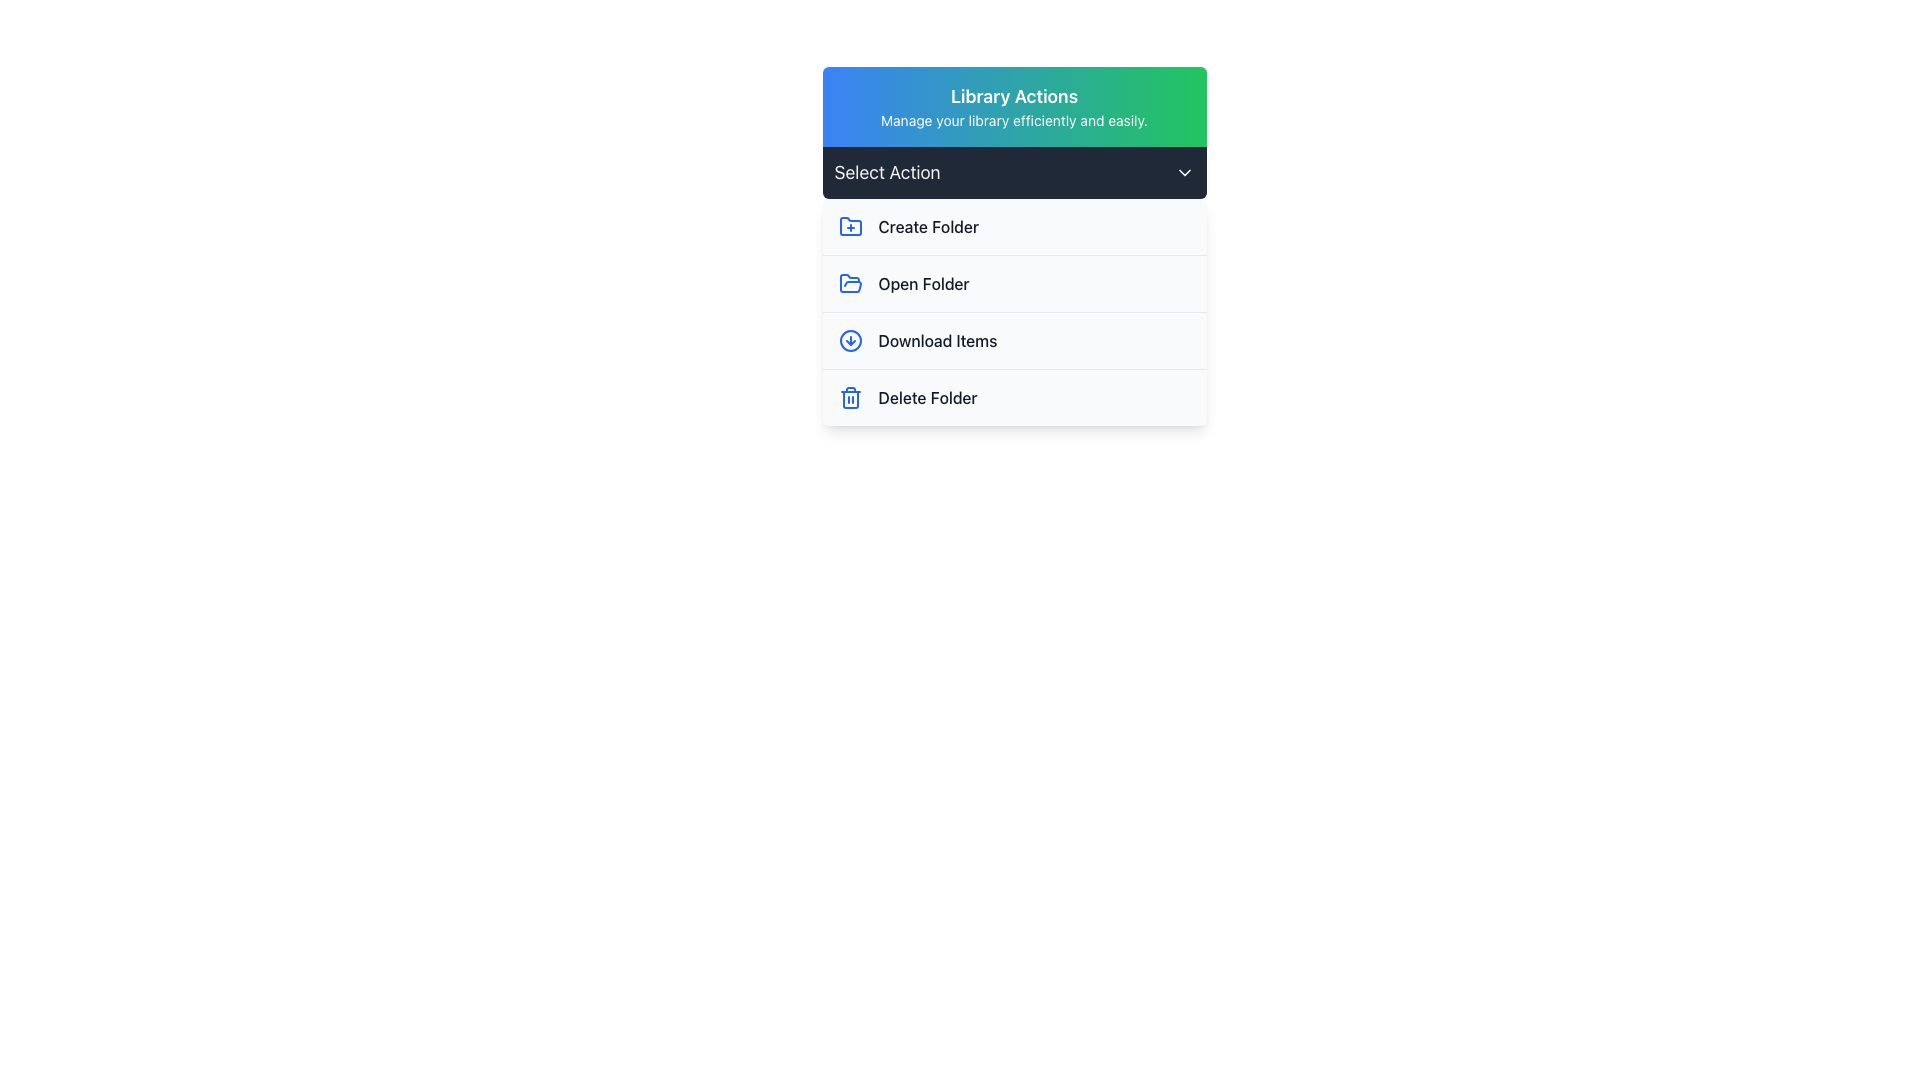  Describe the element at coordinates (850, 339) in the screenshot. I see `the Vector icon (SVG circle and arrow) that symbolizes downloading, located in the middle-left of the interface under the 'Download Items' option` at that location.